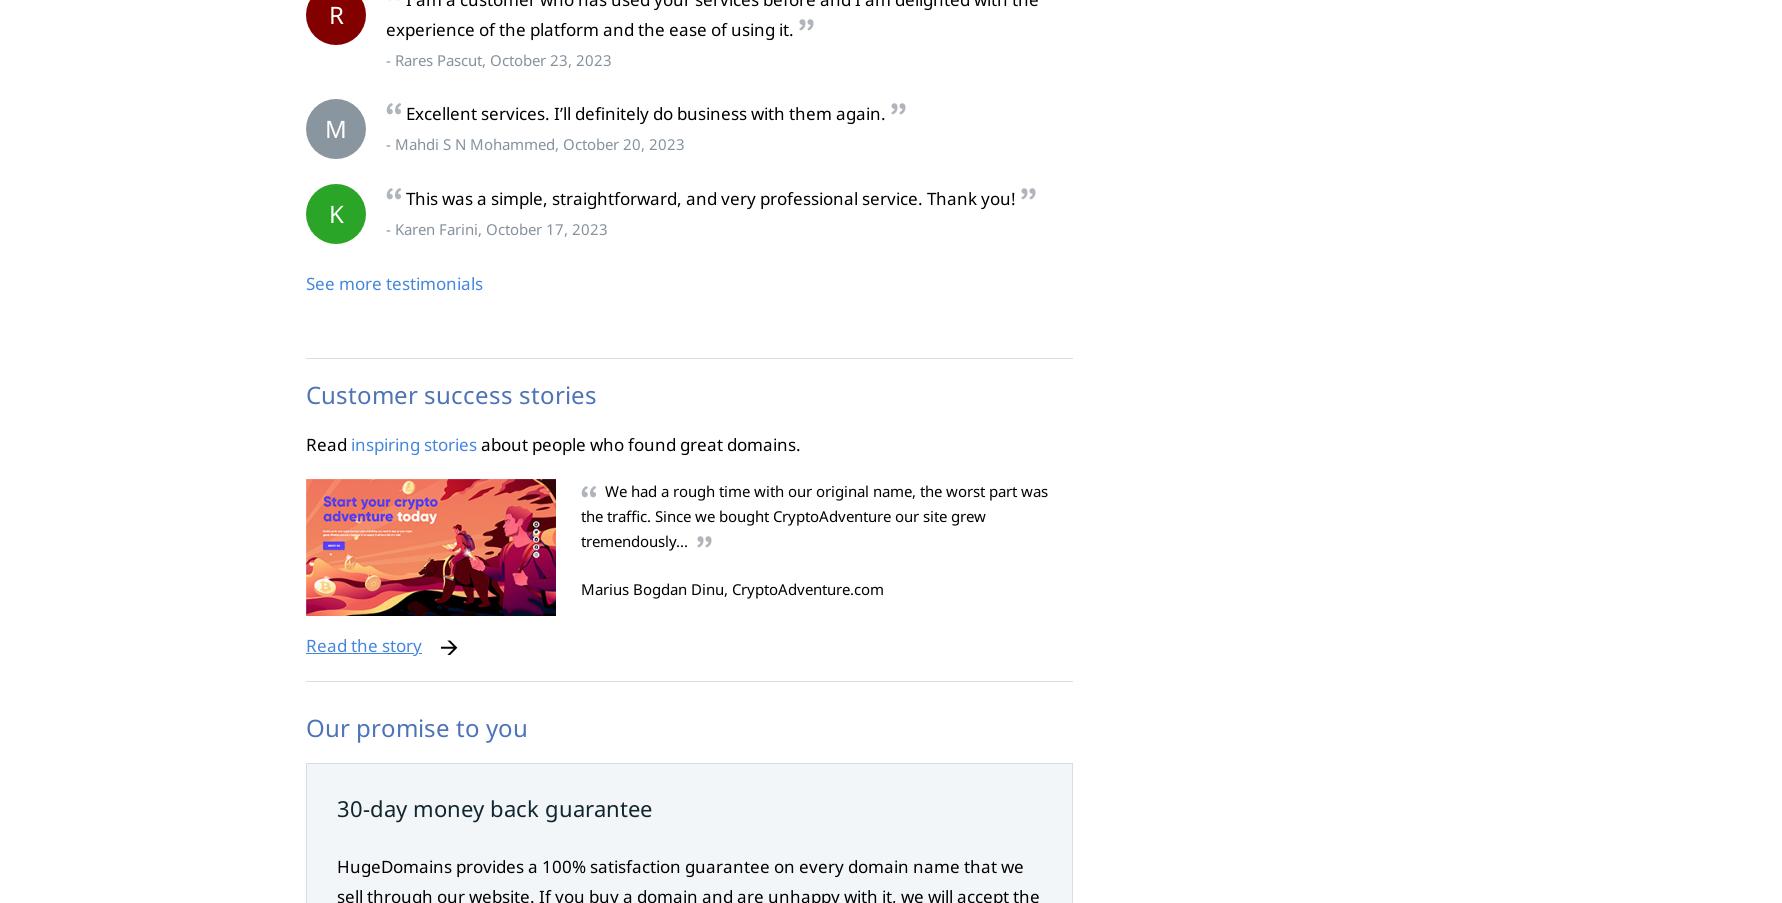 The image size is (1782, 903). I want to click on '- Karen Farini, October 17, 2023', so click(495, 229).